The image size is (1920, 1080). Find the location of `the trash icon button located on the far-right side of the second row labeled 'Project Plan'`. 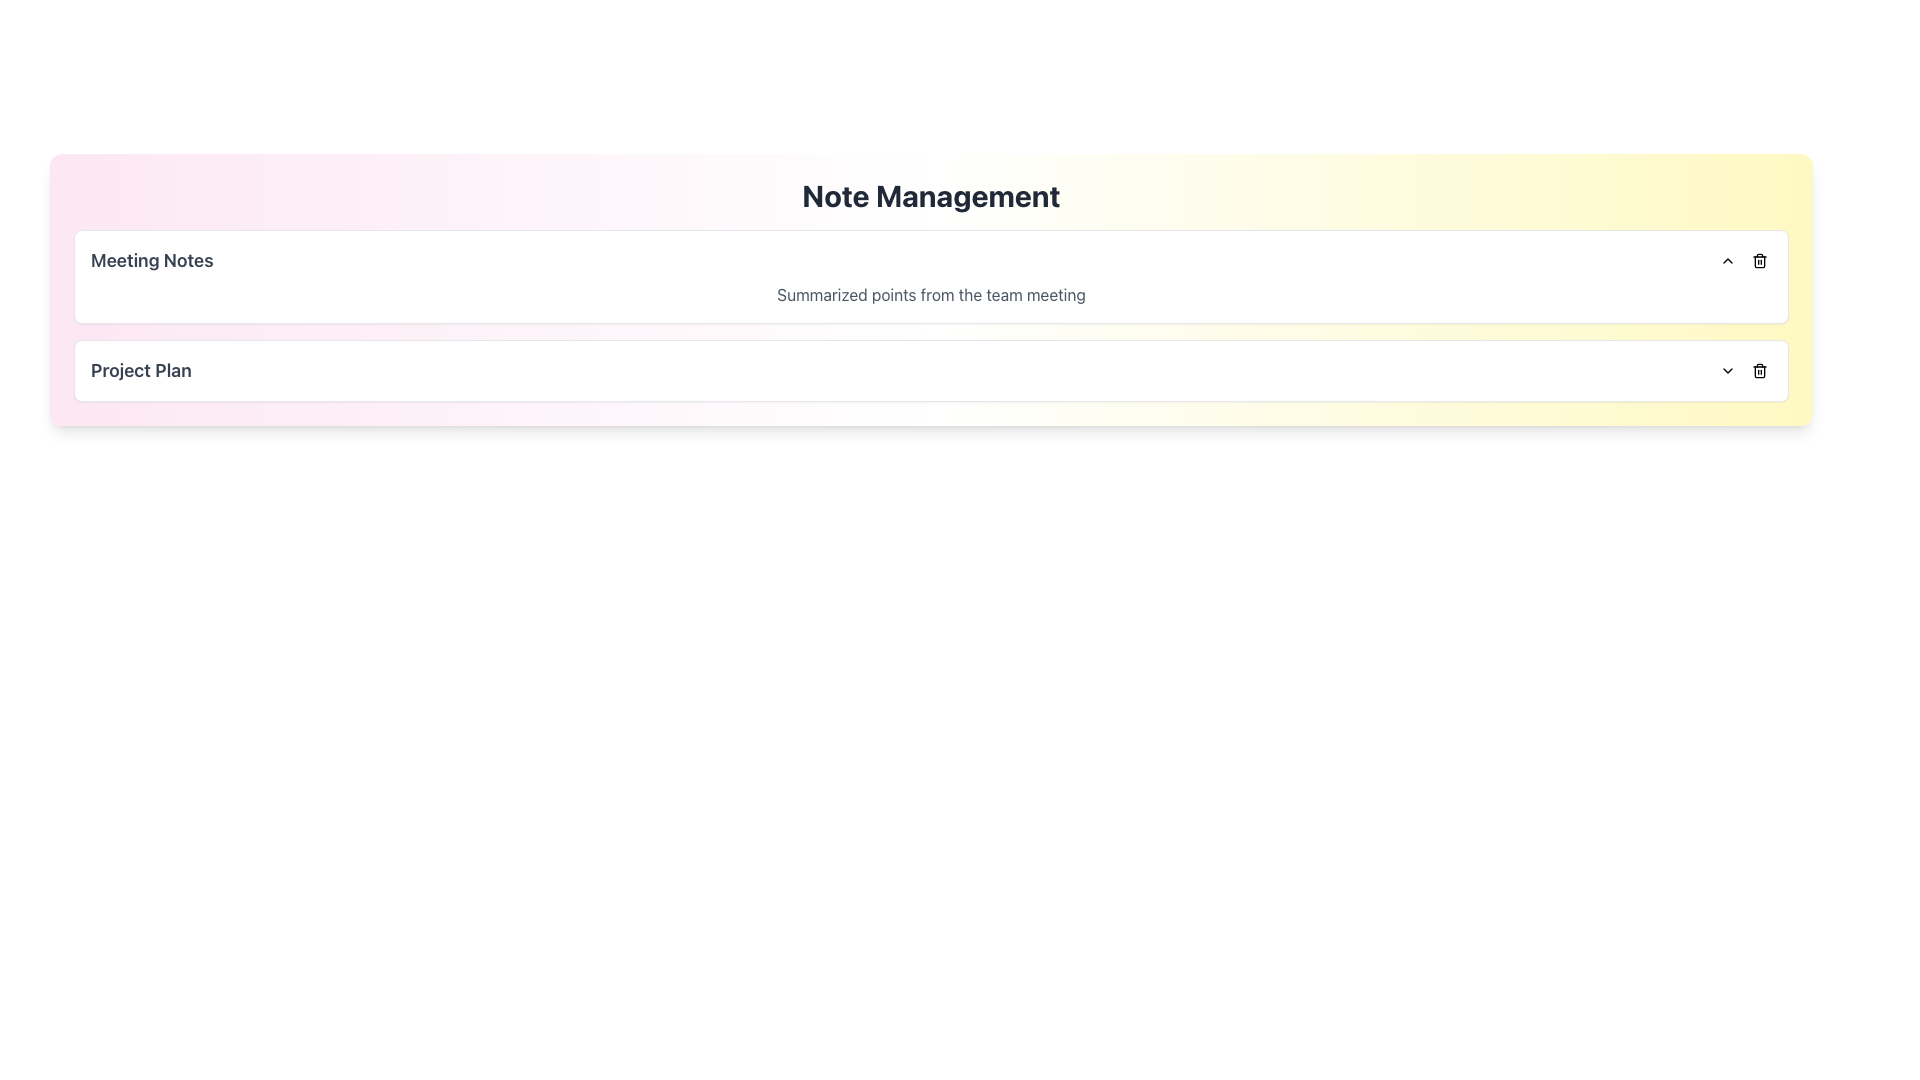

the trash icon button located on the far-right side of the second row labeled 'Project Plan' is located at coordinates (1760, 370).